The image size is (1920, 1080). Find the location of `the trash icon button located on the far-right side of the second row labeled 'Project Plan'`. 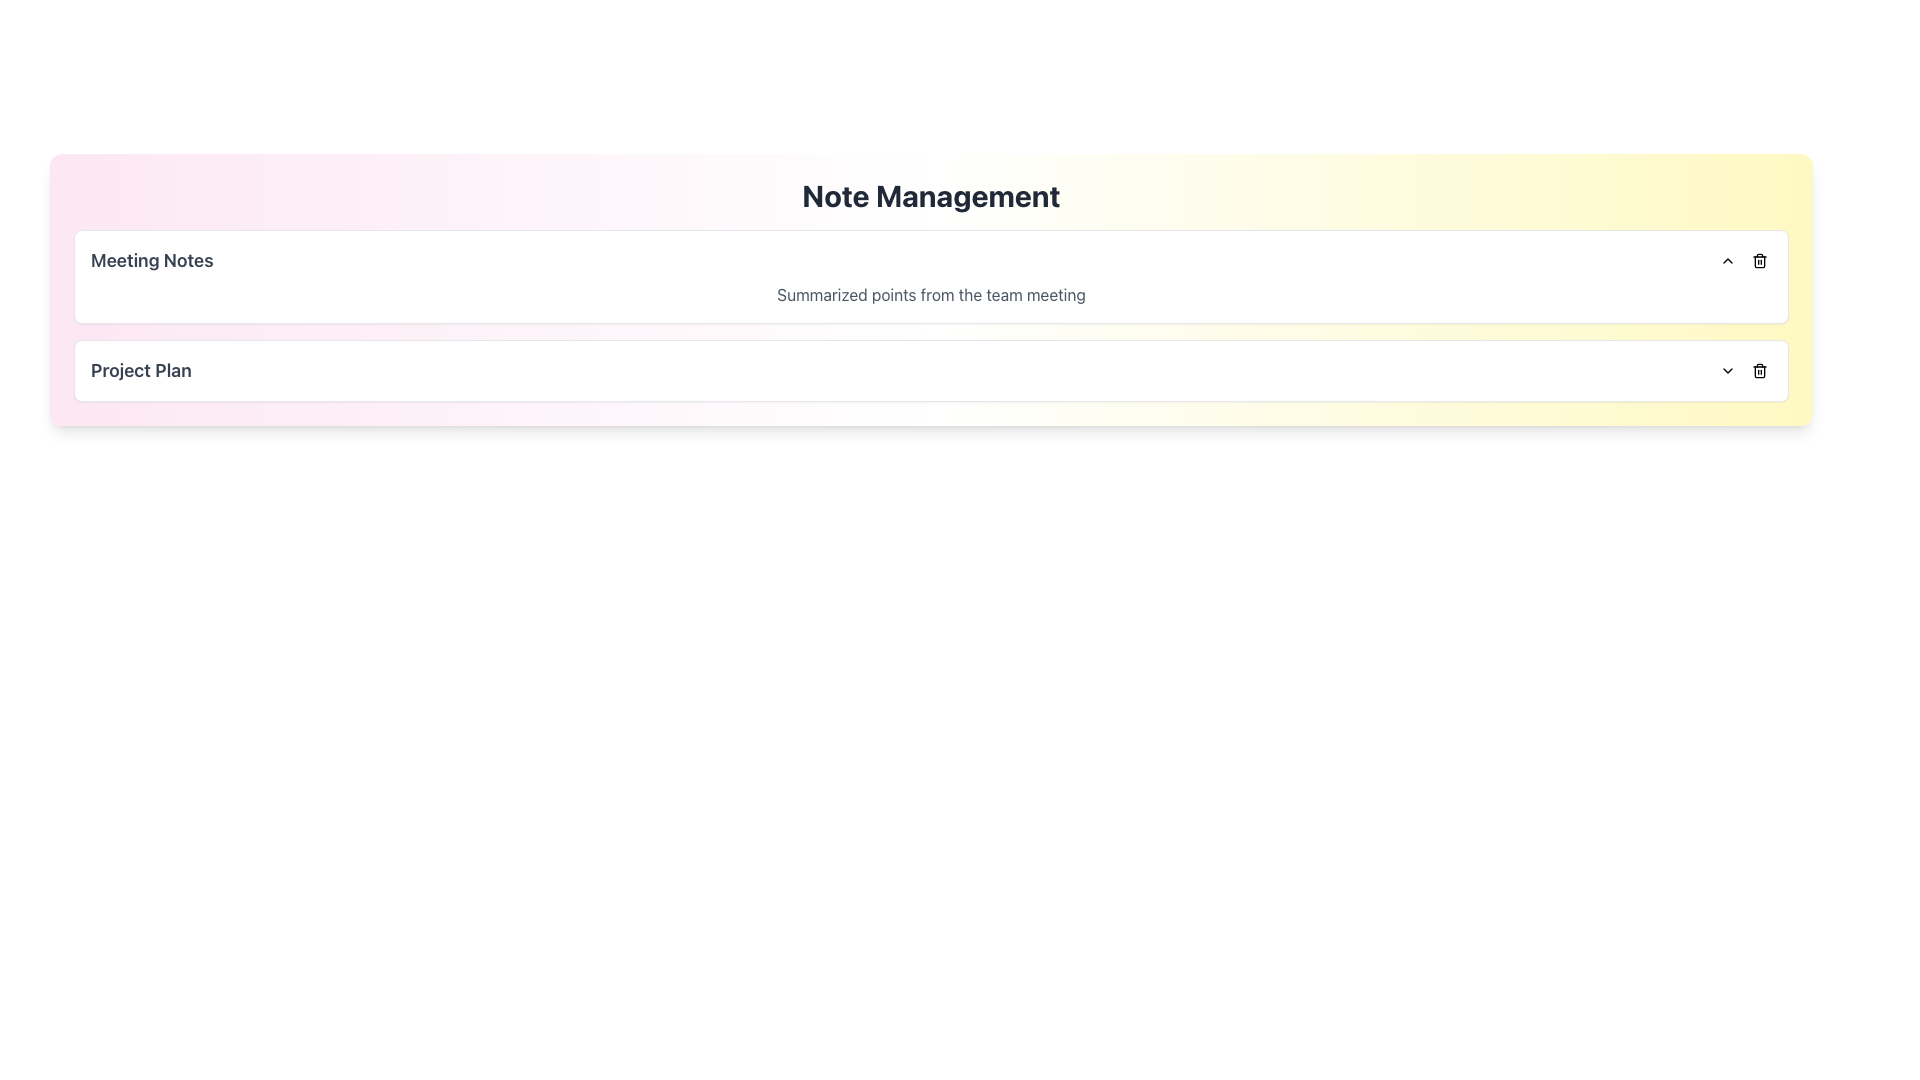

the trash icon button located on the far-right side of the second row labeled 'Project Plan' is located at coordinates (1760, 370).